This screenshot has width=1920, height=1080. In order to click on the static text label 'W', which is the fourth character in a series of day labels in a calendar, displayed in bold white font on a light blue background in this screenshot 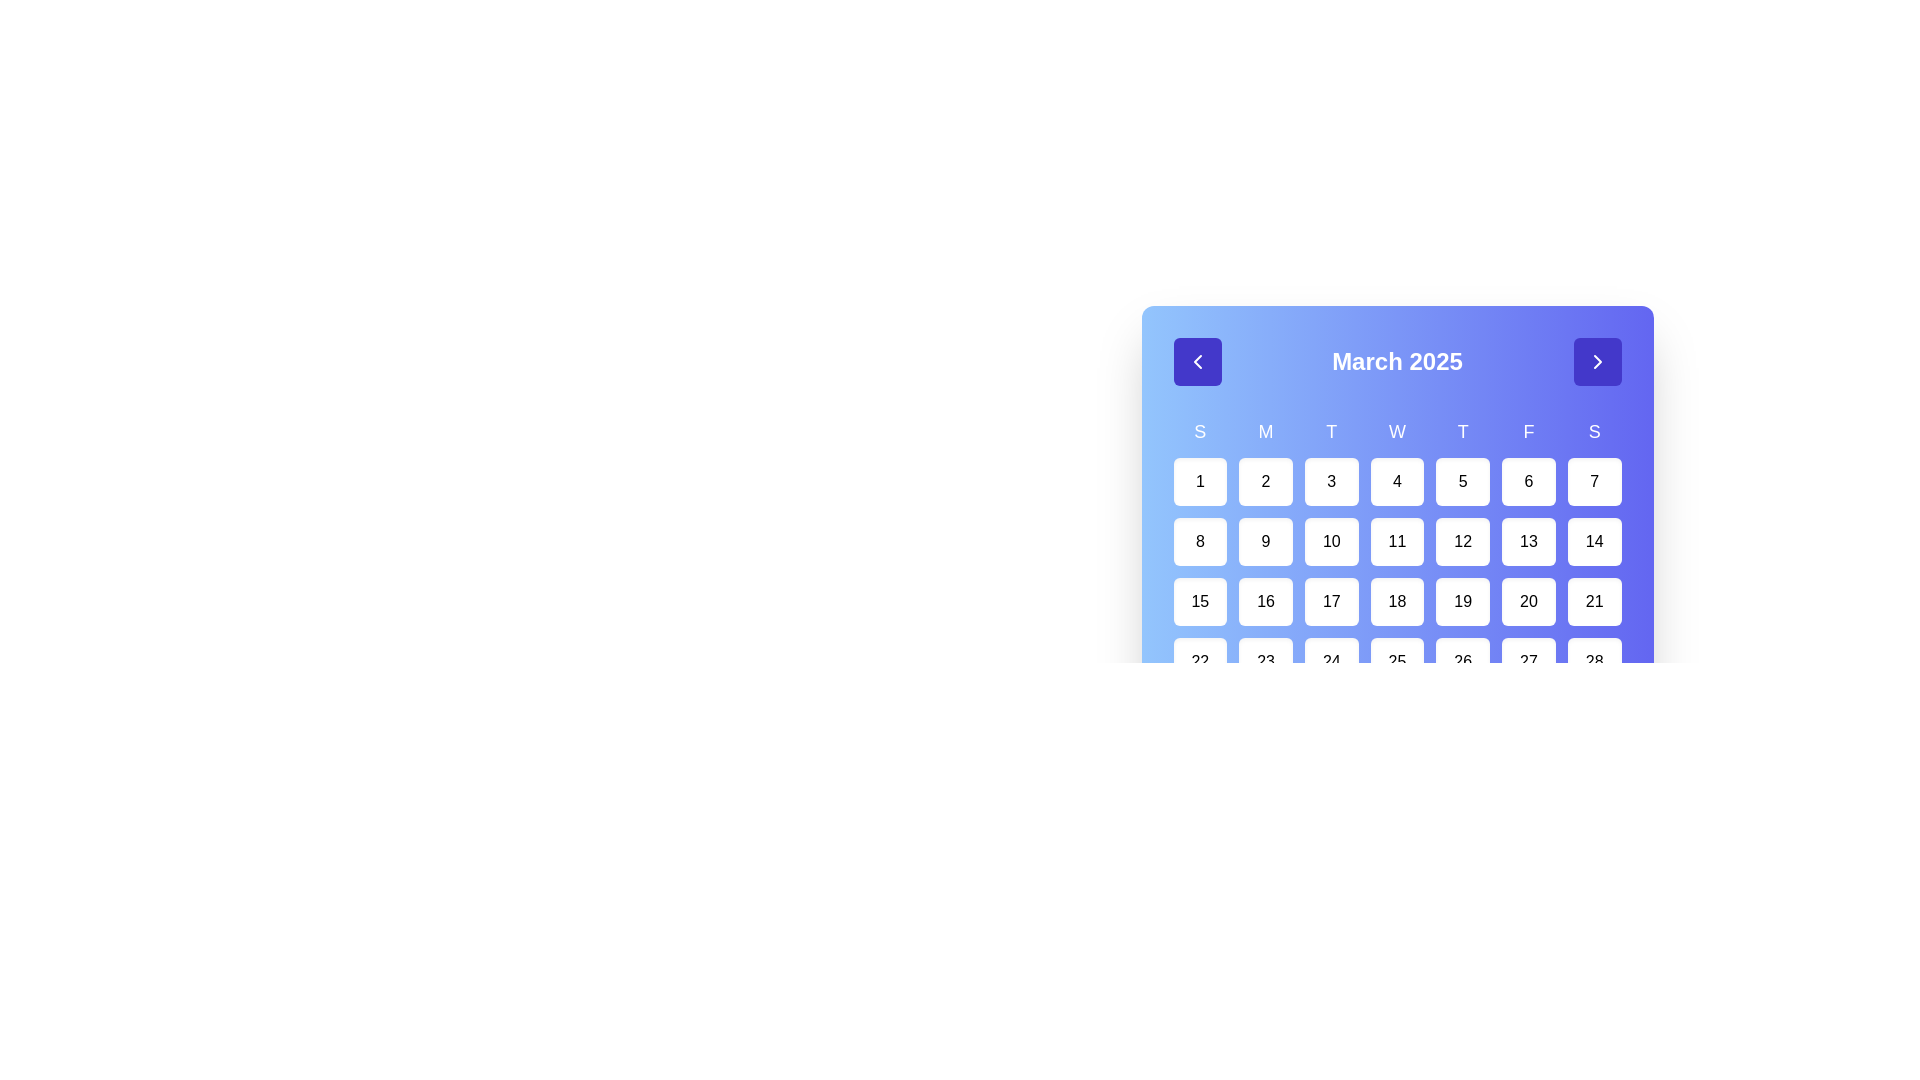, I will do `click(1396, 431)`.